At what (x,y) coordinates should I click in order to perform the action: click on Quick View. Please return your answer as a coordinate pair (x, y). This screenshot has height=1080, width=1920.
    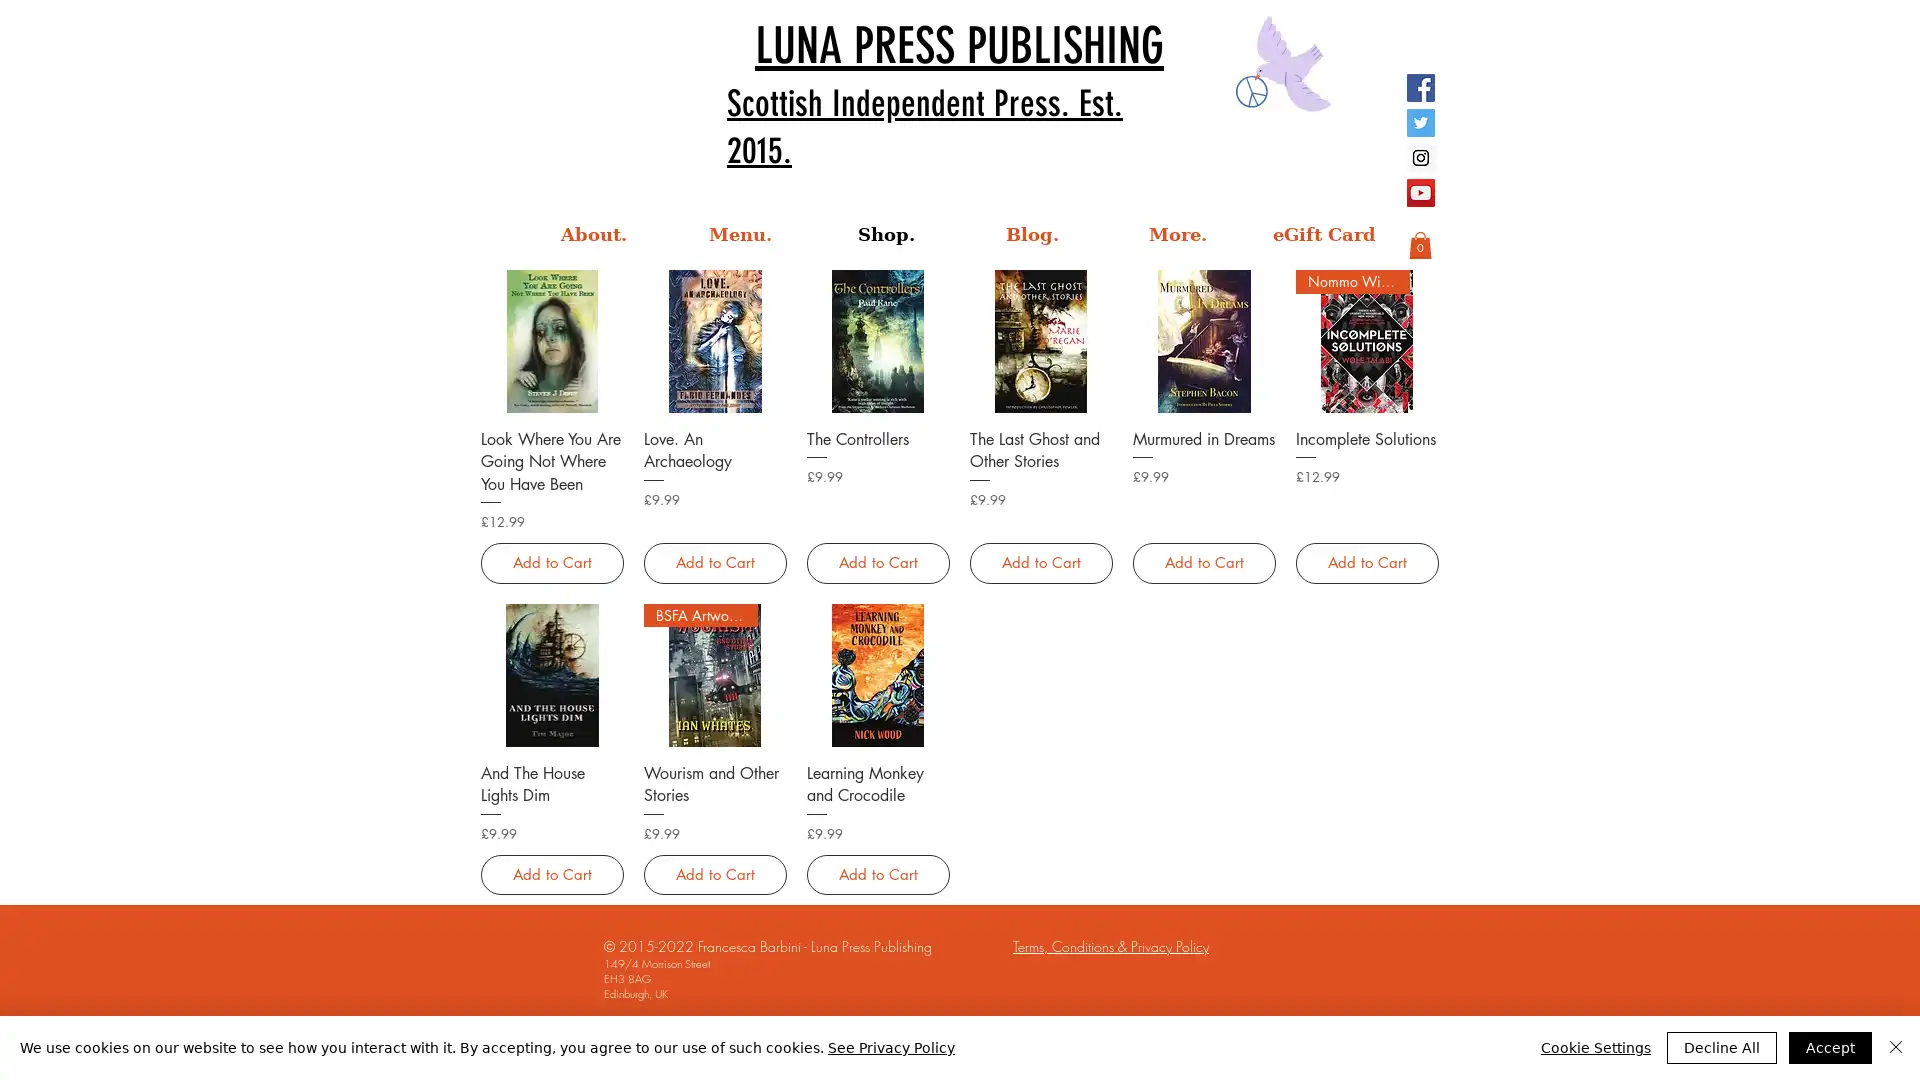
    Looking at the image, I should click on (1365, 435).